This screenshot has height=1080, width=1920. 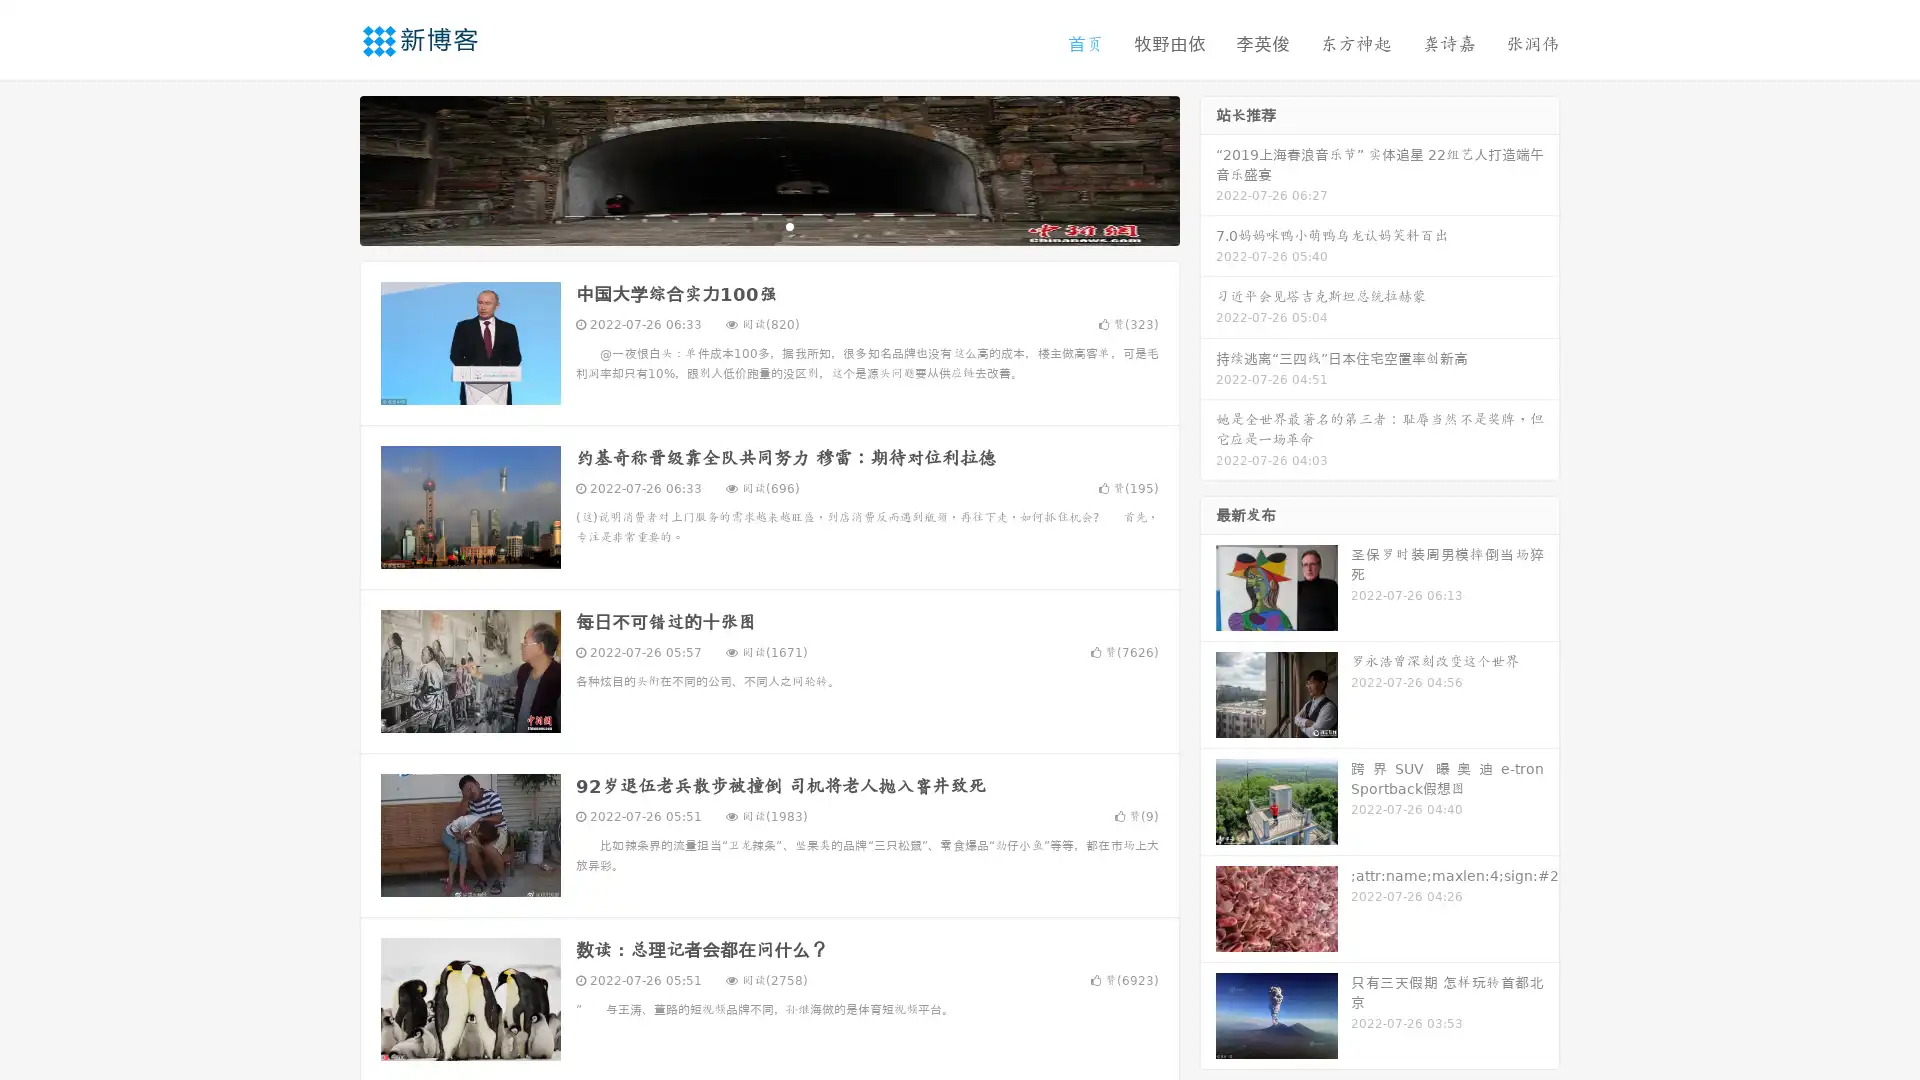 I want to click on Previous slide, so click(x=330, y=168).